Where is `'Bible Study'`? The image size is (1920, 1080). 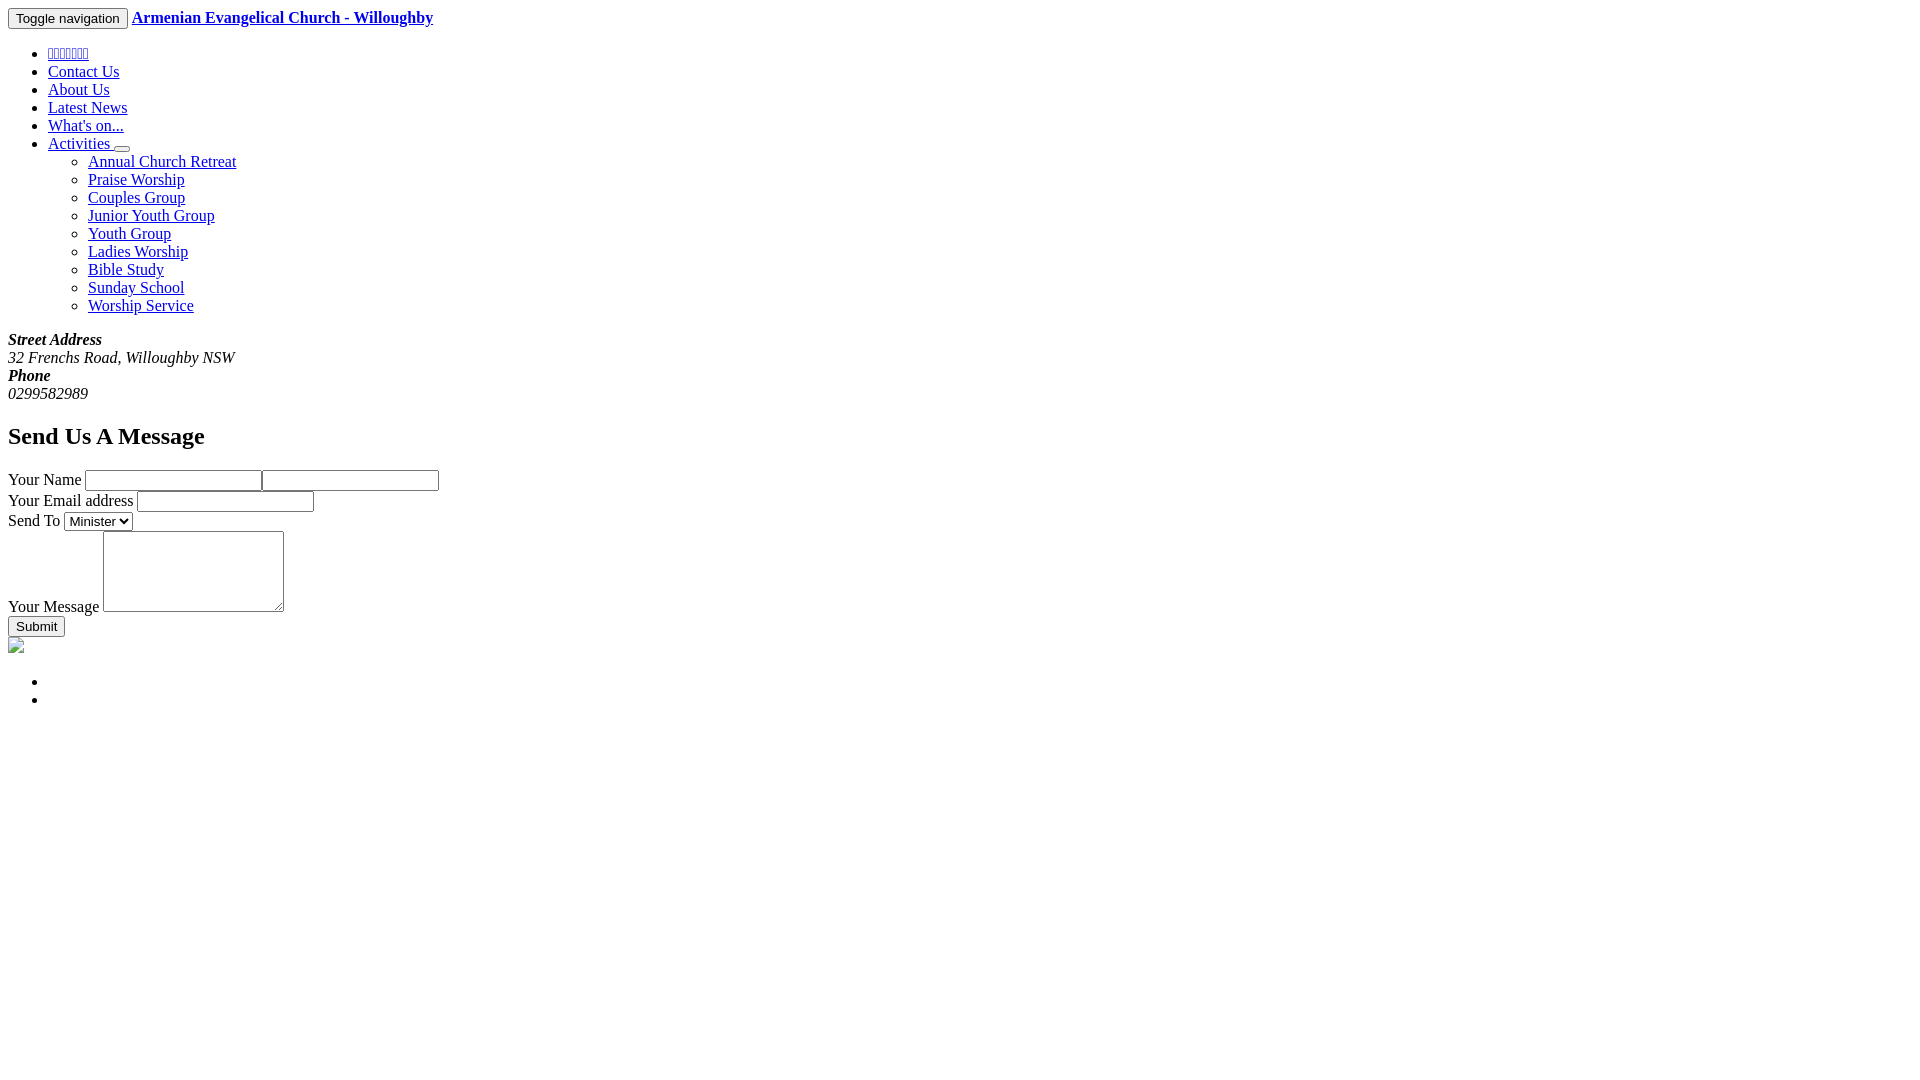 'Bible Study' is located at coordinates (124, 268).